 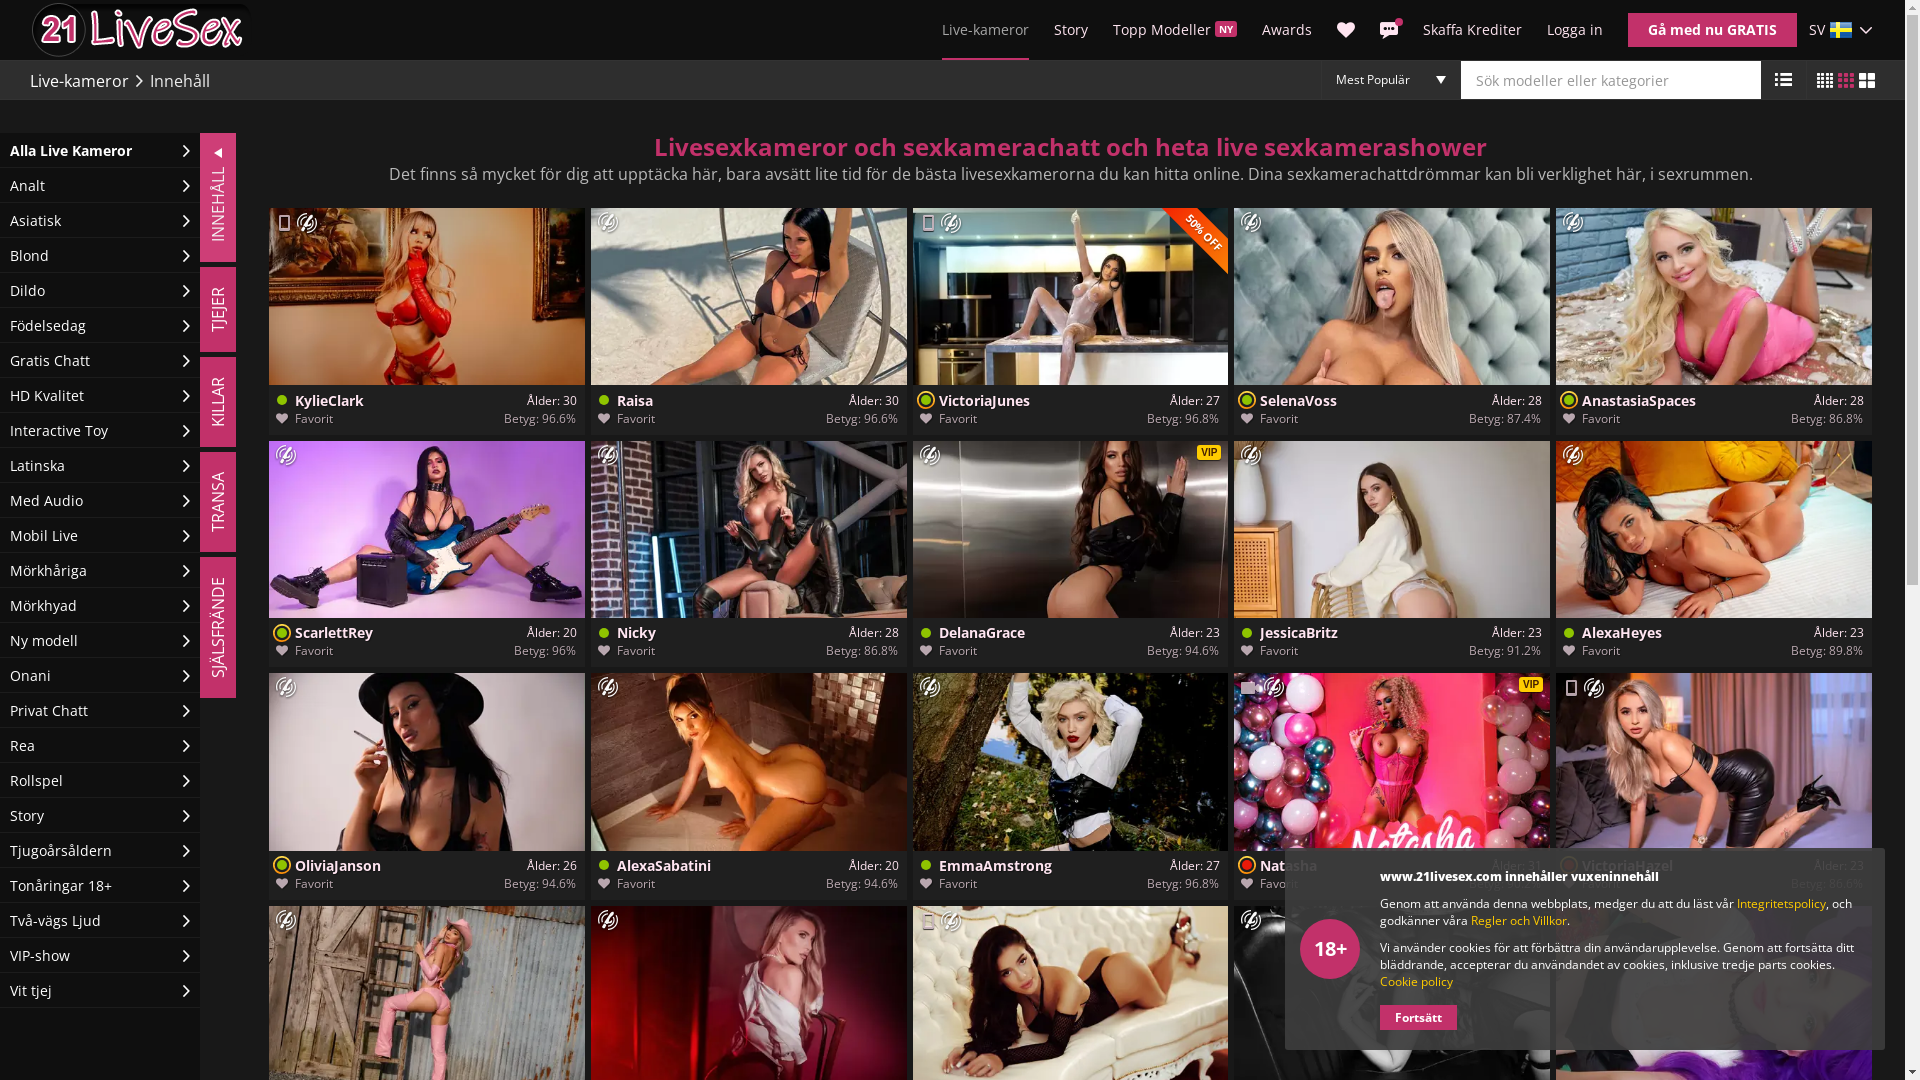 What do you see at coordinates (248, 470) in the screenshot?
I see `'TRANSA'` at bounding box center [248, 470].